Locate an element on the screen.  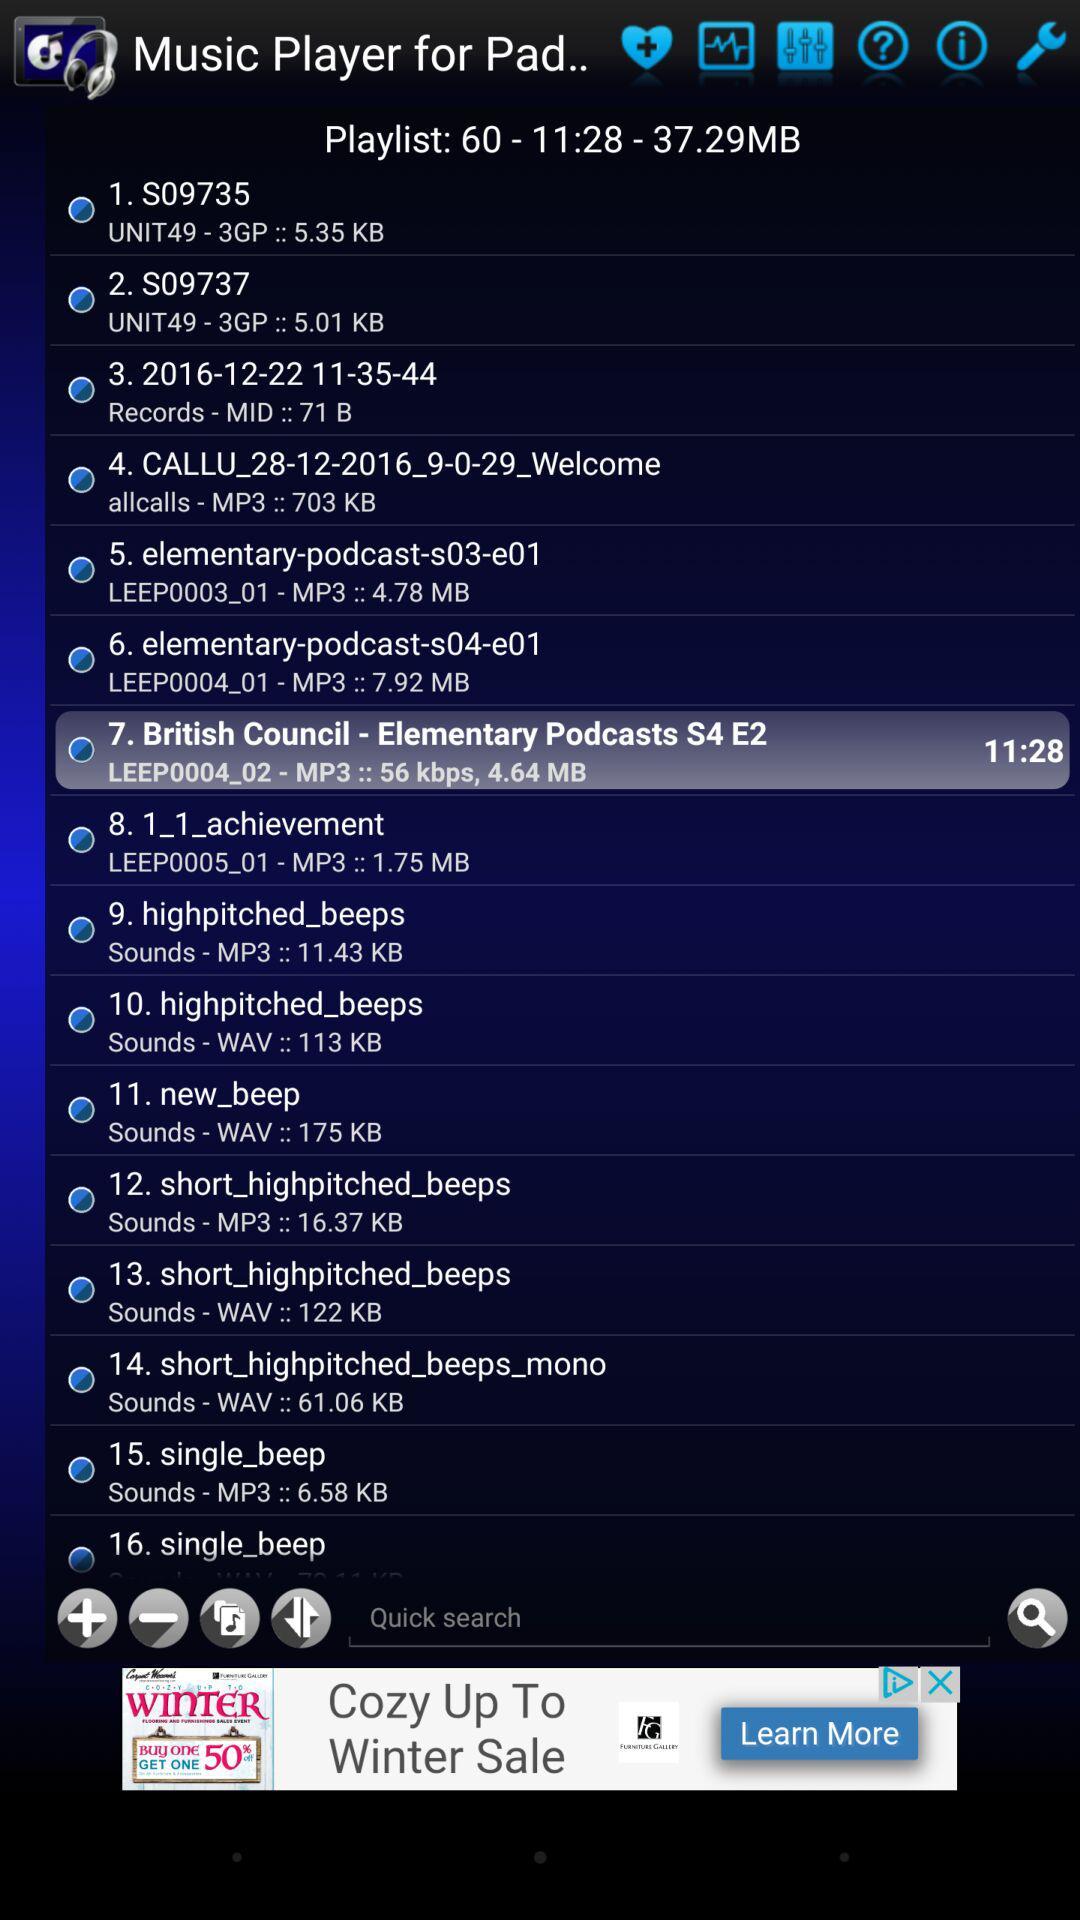
click details option is located at coordinates (882, 52).